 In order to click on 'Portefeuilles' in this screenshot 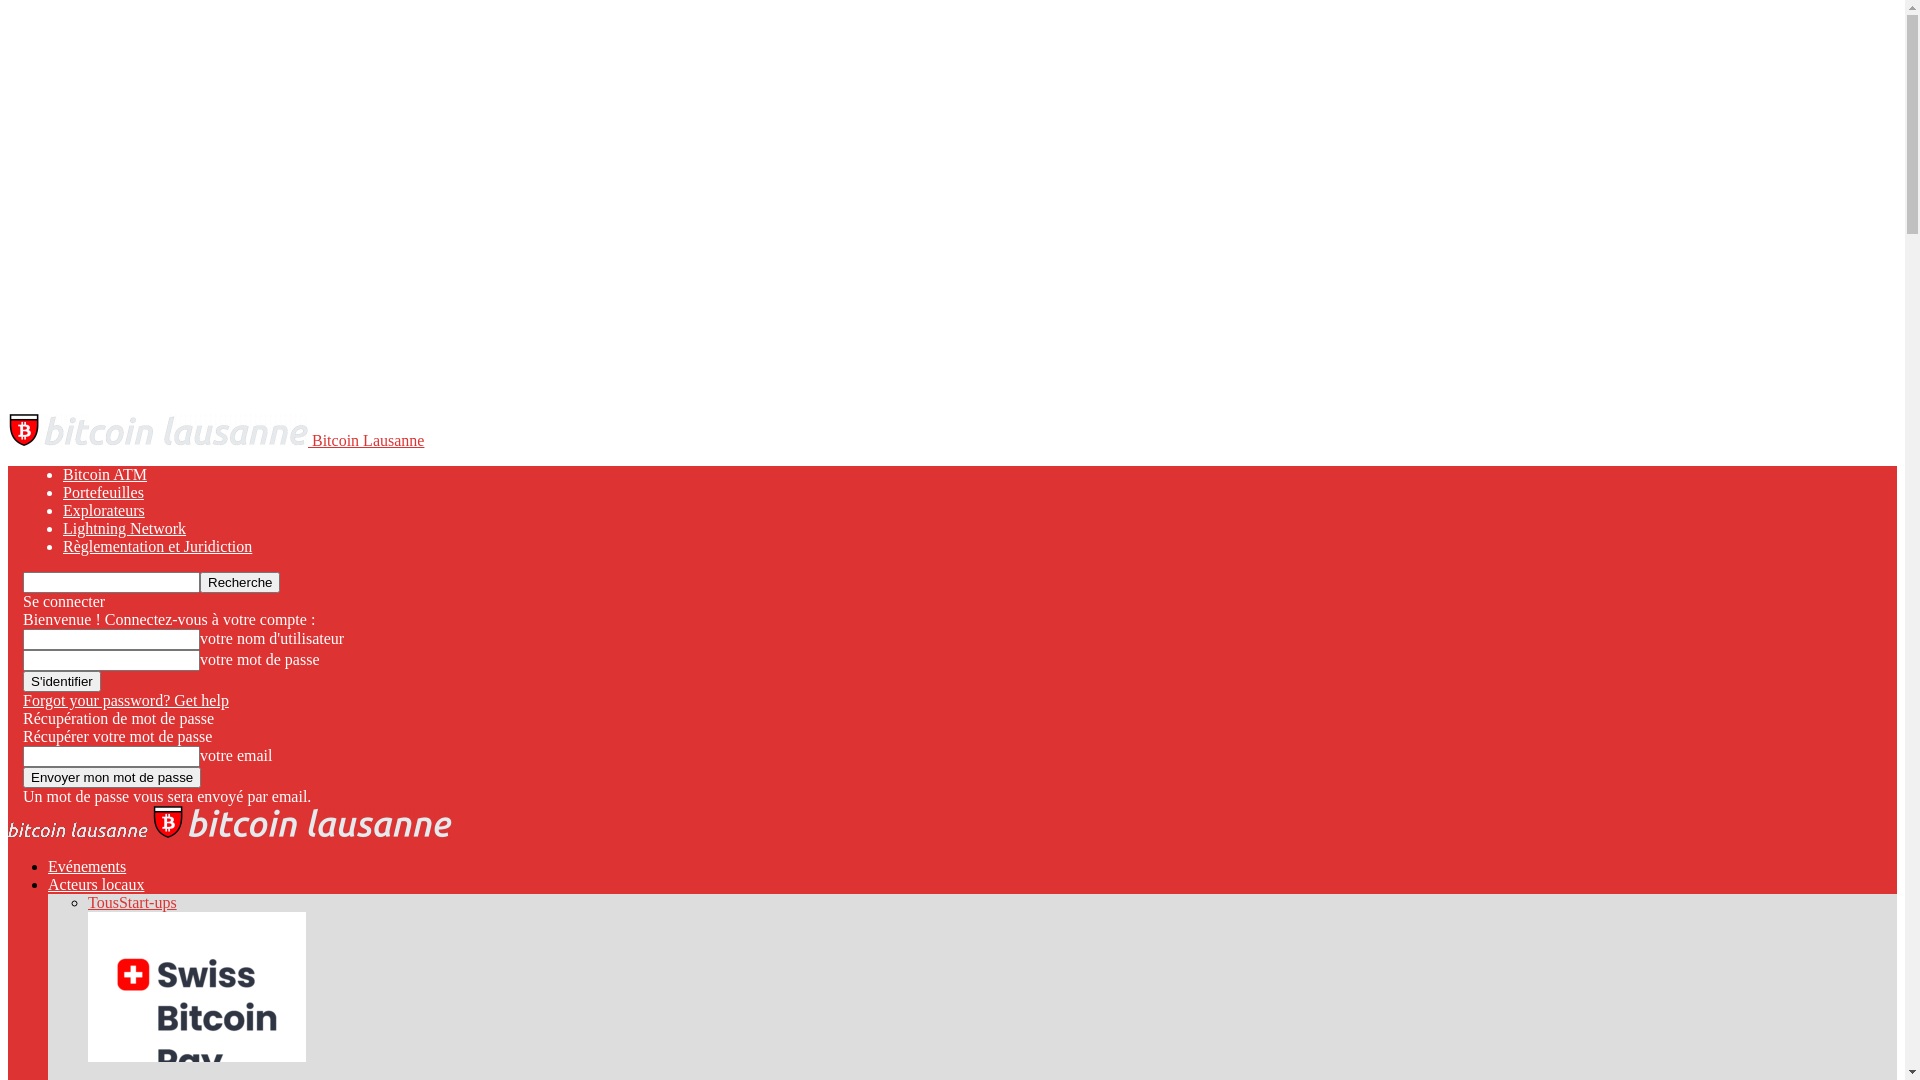, I will do `click(102, 492)`.